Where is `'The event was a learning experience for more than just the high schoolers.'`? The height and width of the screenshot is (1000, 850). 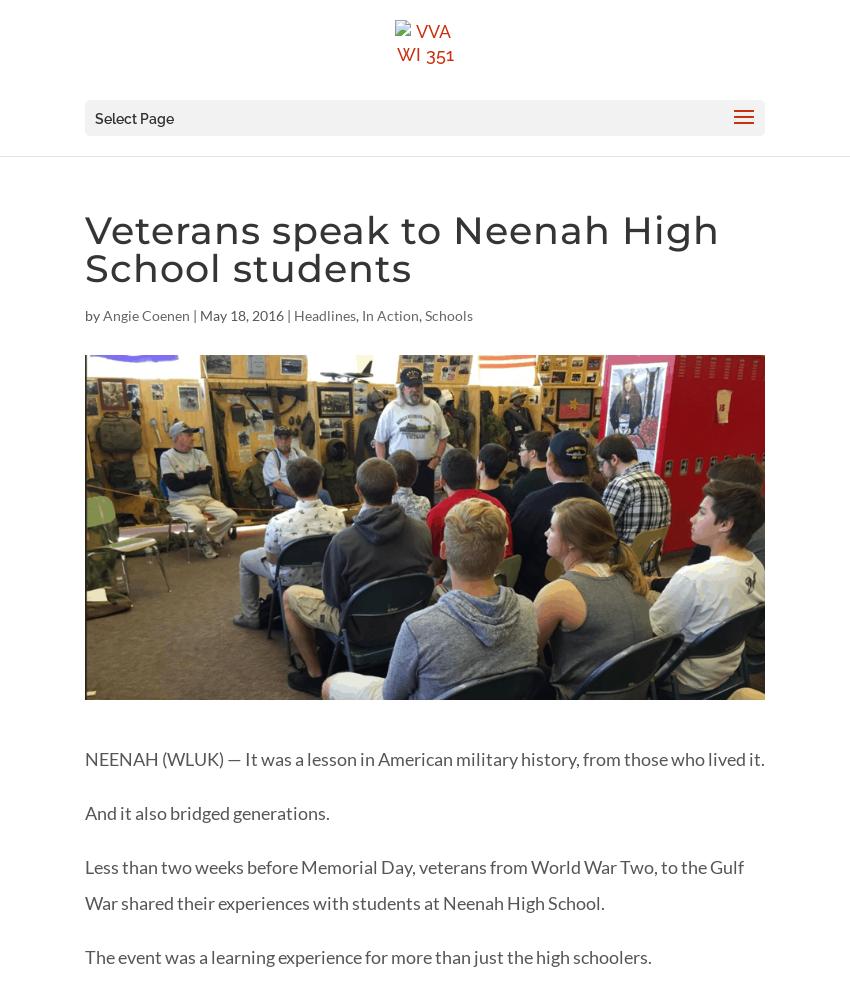 'The event was a learning experience for more than just the high schoolers.' is located at coordinates (367, 955).